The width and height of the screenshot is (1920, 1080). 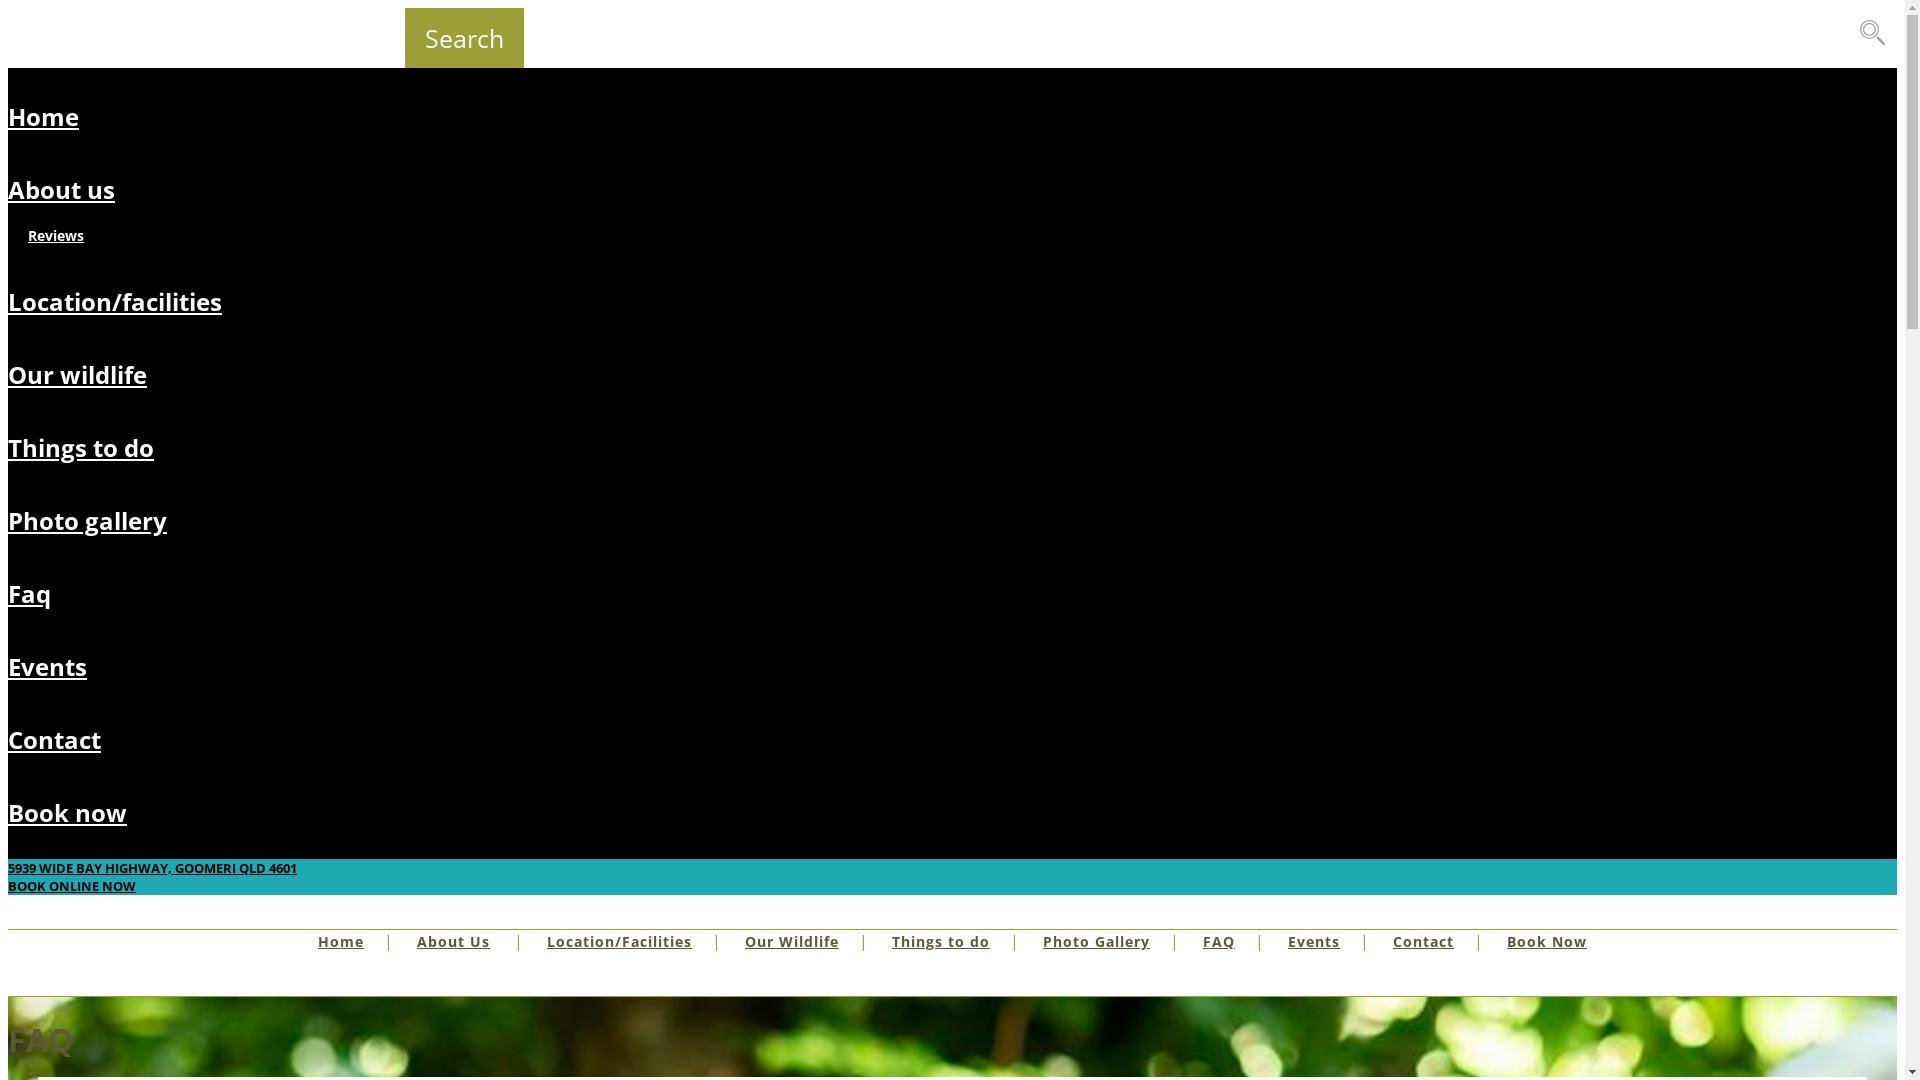 What do you see at coordinates (61, 189) in the screenshot?
I see `'about us'` at bounding box center [61, 189].